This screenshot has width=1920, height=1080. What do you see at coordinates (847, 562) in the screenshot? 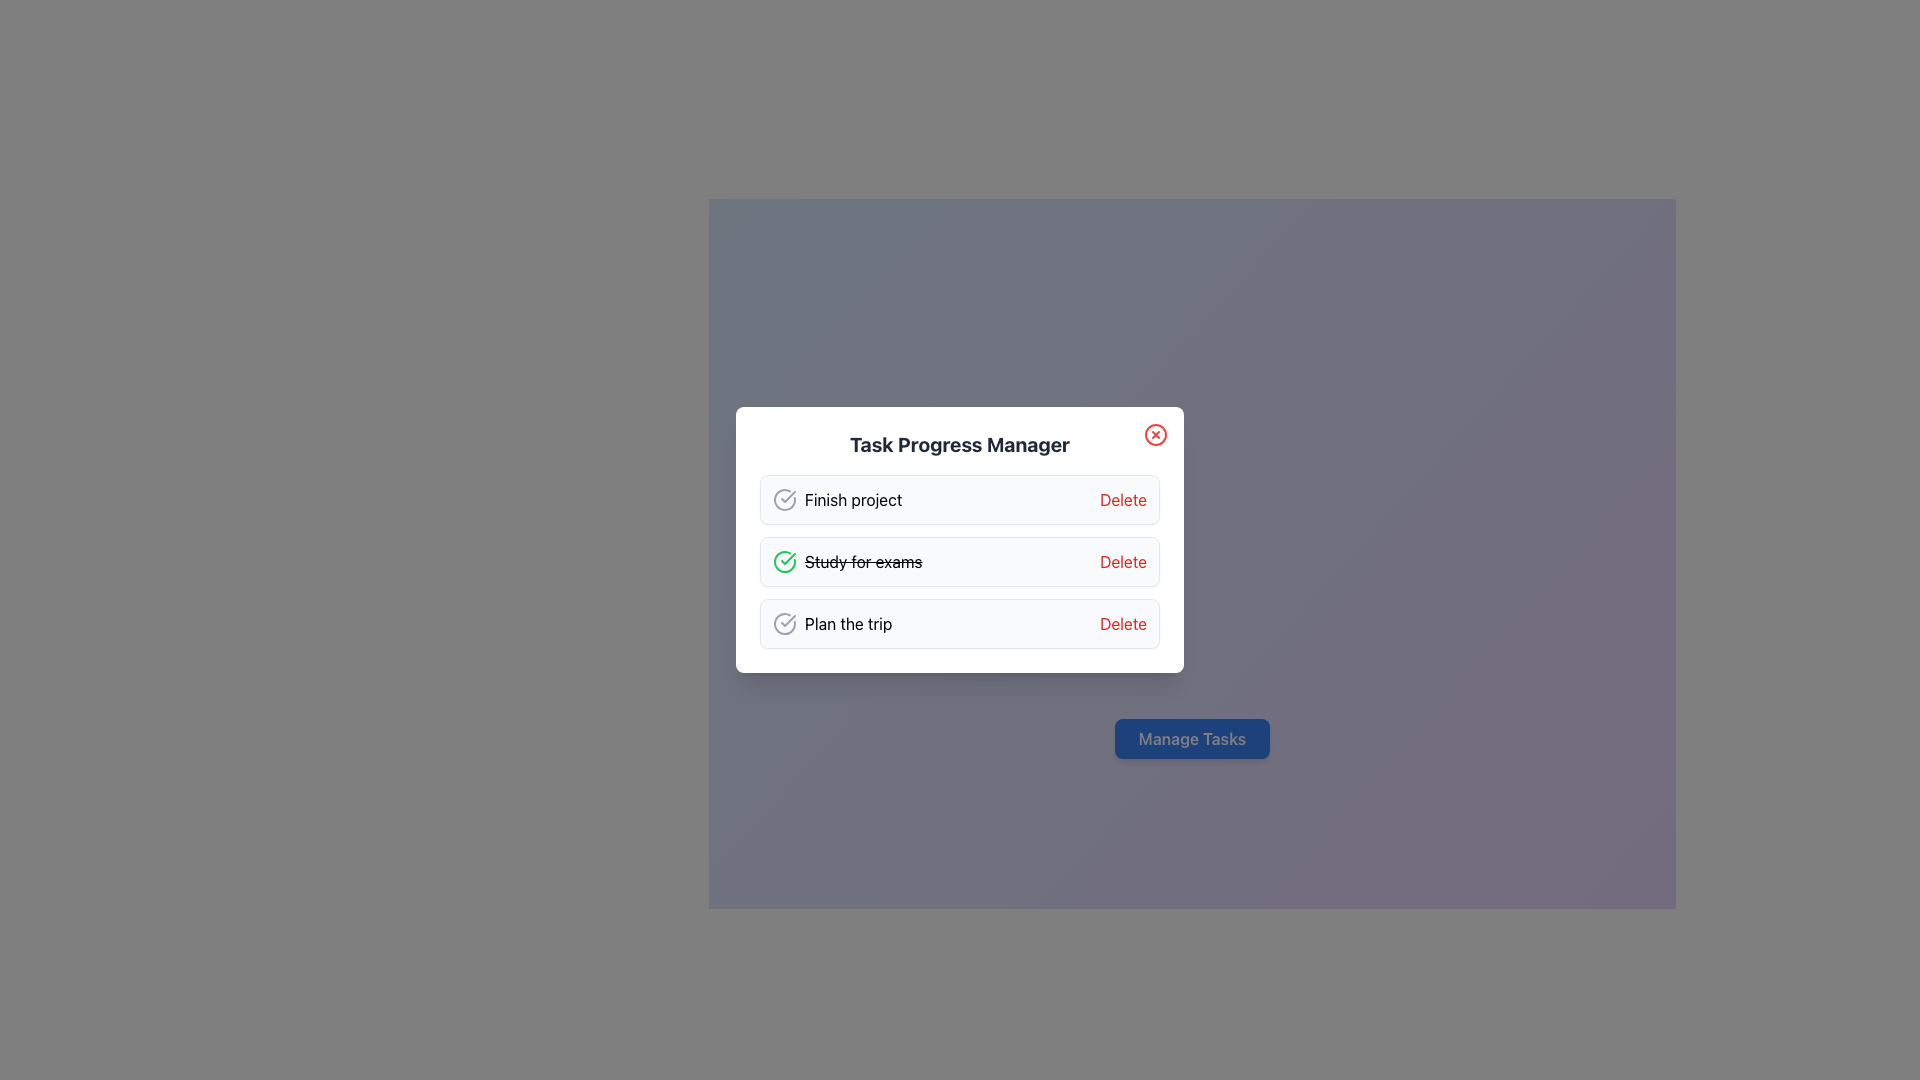
I see `text content of the completed task label displayed with a strikethrough style, located in the second row of the task management interface, between 'Finish project' and 'Plan the trip'` at bounding box center [847, 562].